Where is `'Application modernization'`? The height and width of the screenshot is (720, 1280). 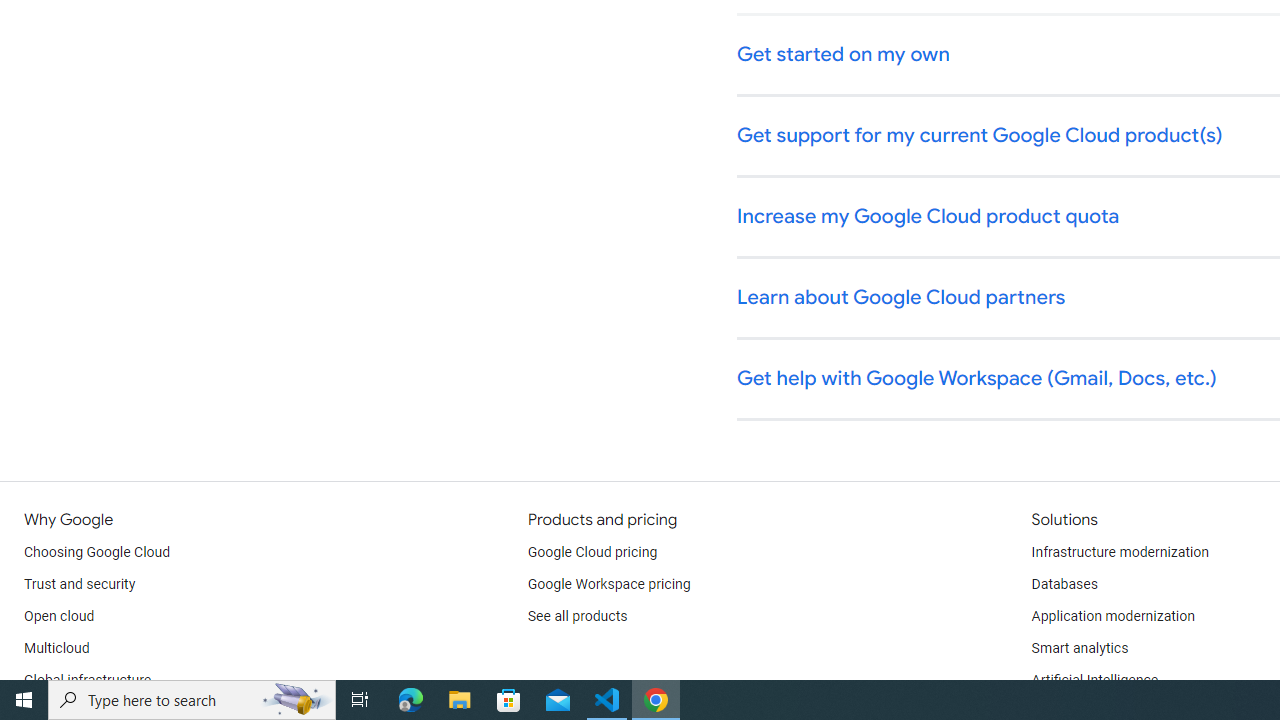 'Application modernization' is located at coordinates (1111, 616).